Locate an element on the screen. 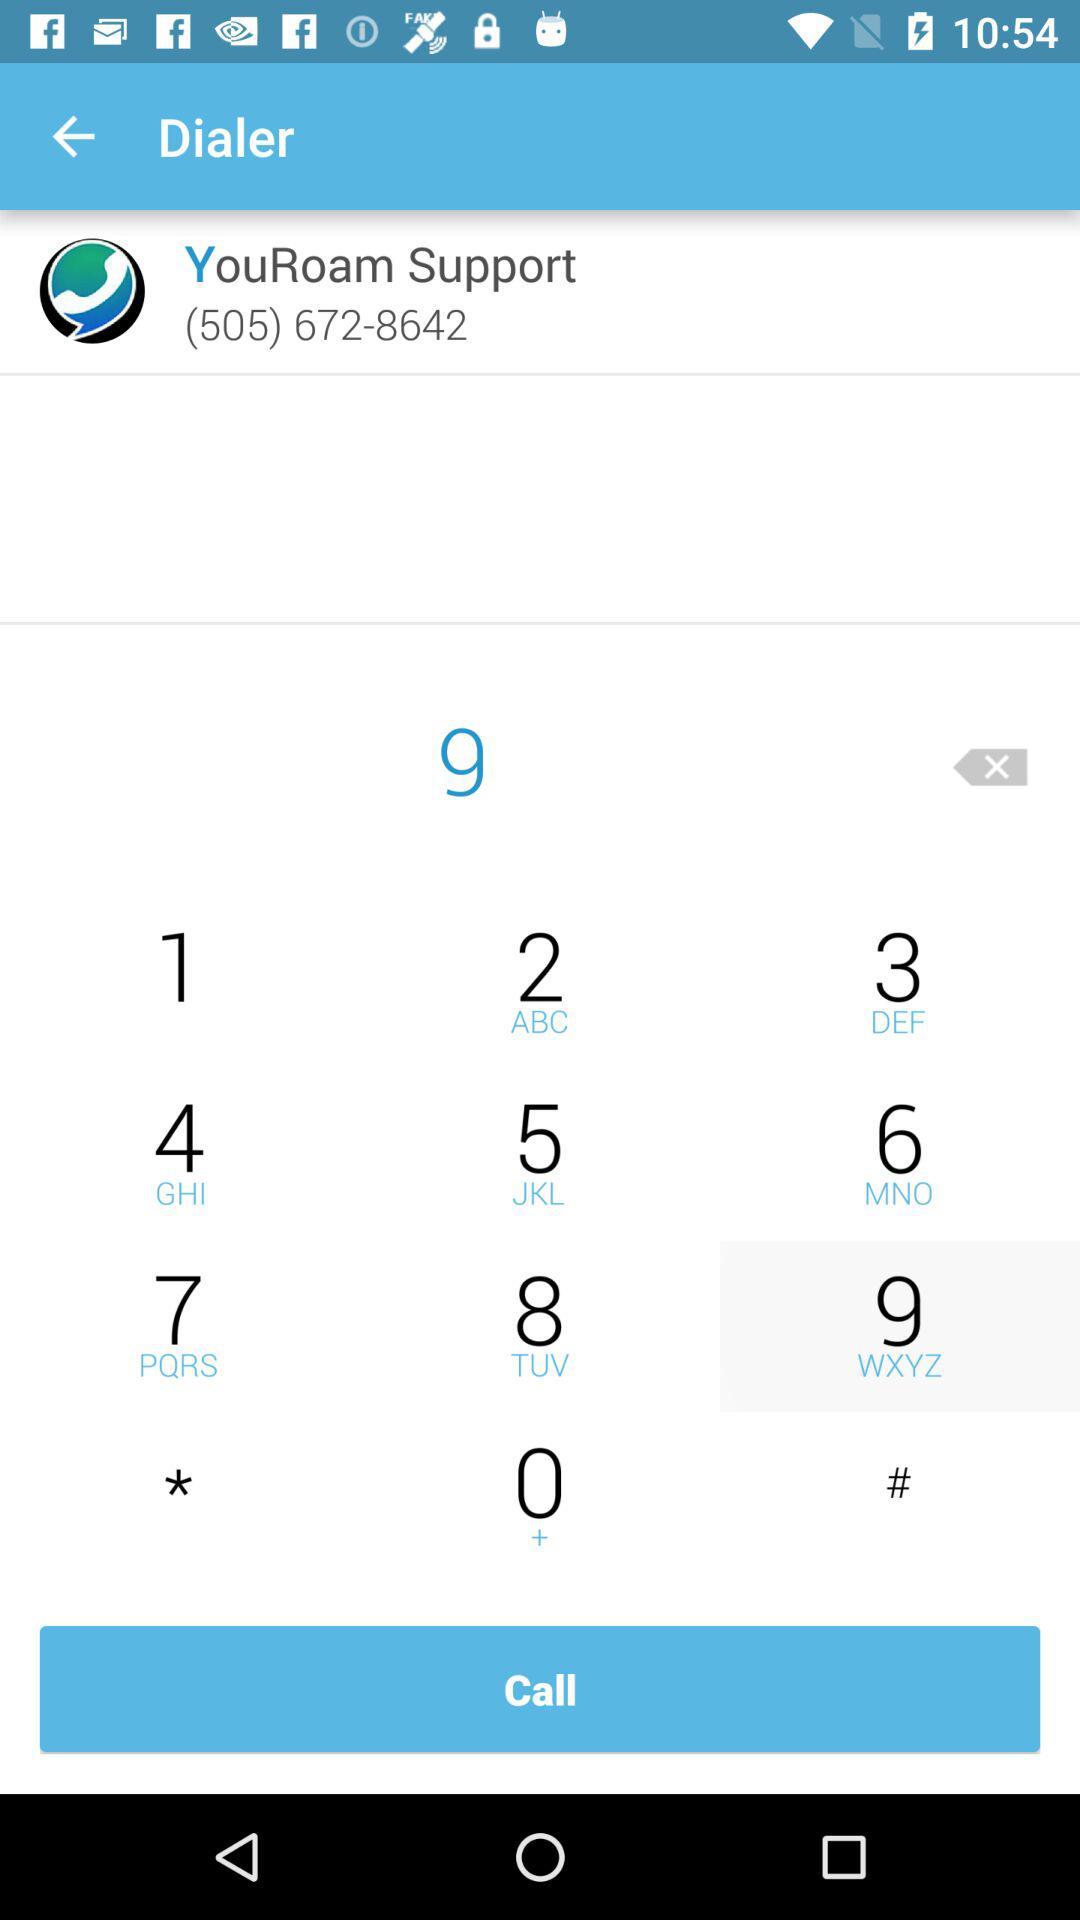 The width and height of the screenshot is (1080, 1920). it describe number is located at coordinates (540, 1154).